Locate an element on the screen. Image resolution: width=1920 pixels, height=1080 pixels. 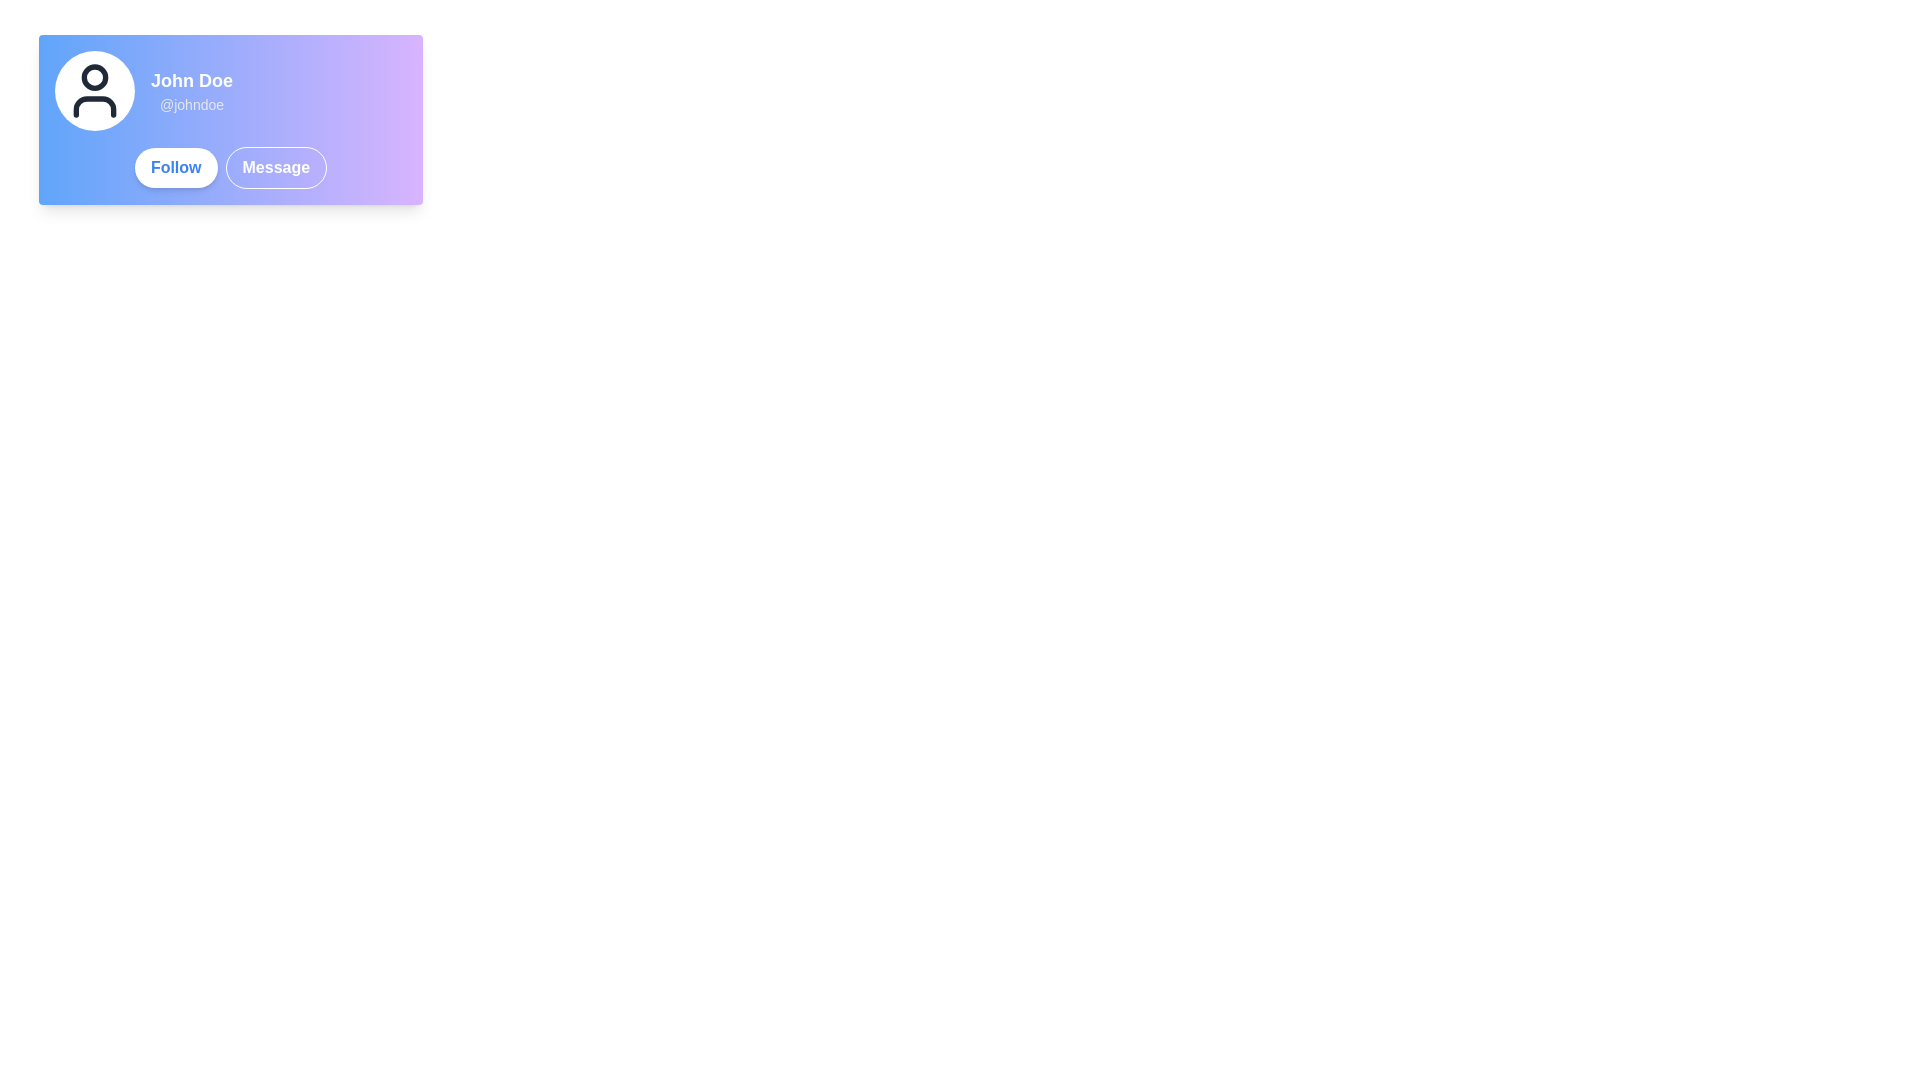
the profile icon located at the top-left side of the user information card, which serves as the user's avatar or placeholder for a profile image is located at coordinates (94, 91).